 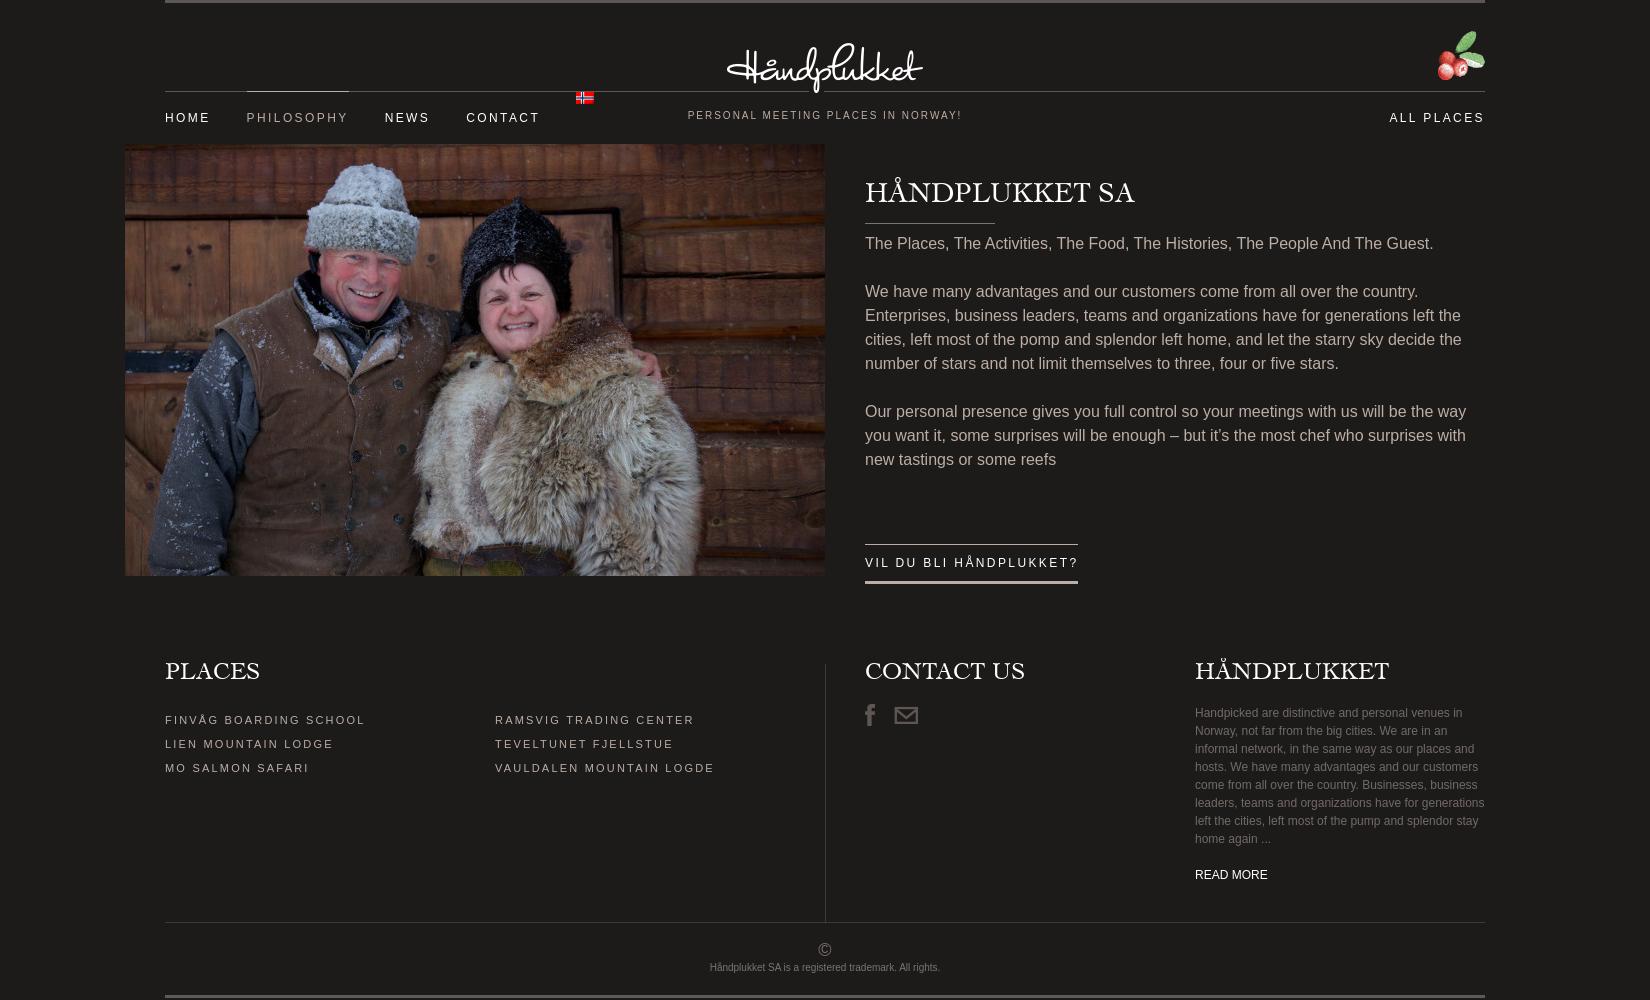 What do you see at coordinates (1149, 242) in the screenshot?
I see `'The Places, The Activities, The Food, The Histories, The People And The Guest.'` at bounding box center [1149, 242].